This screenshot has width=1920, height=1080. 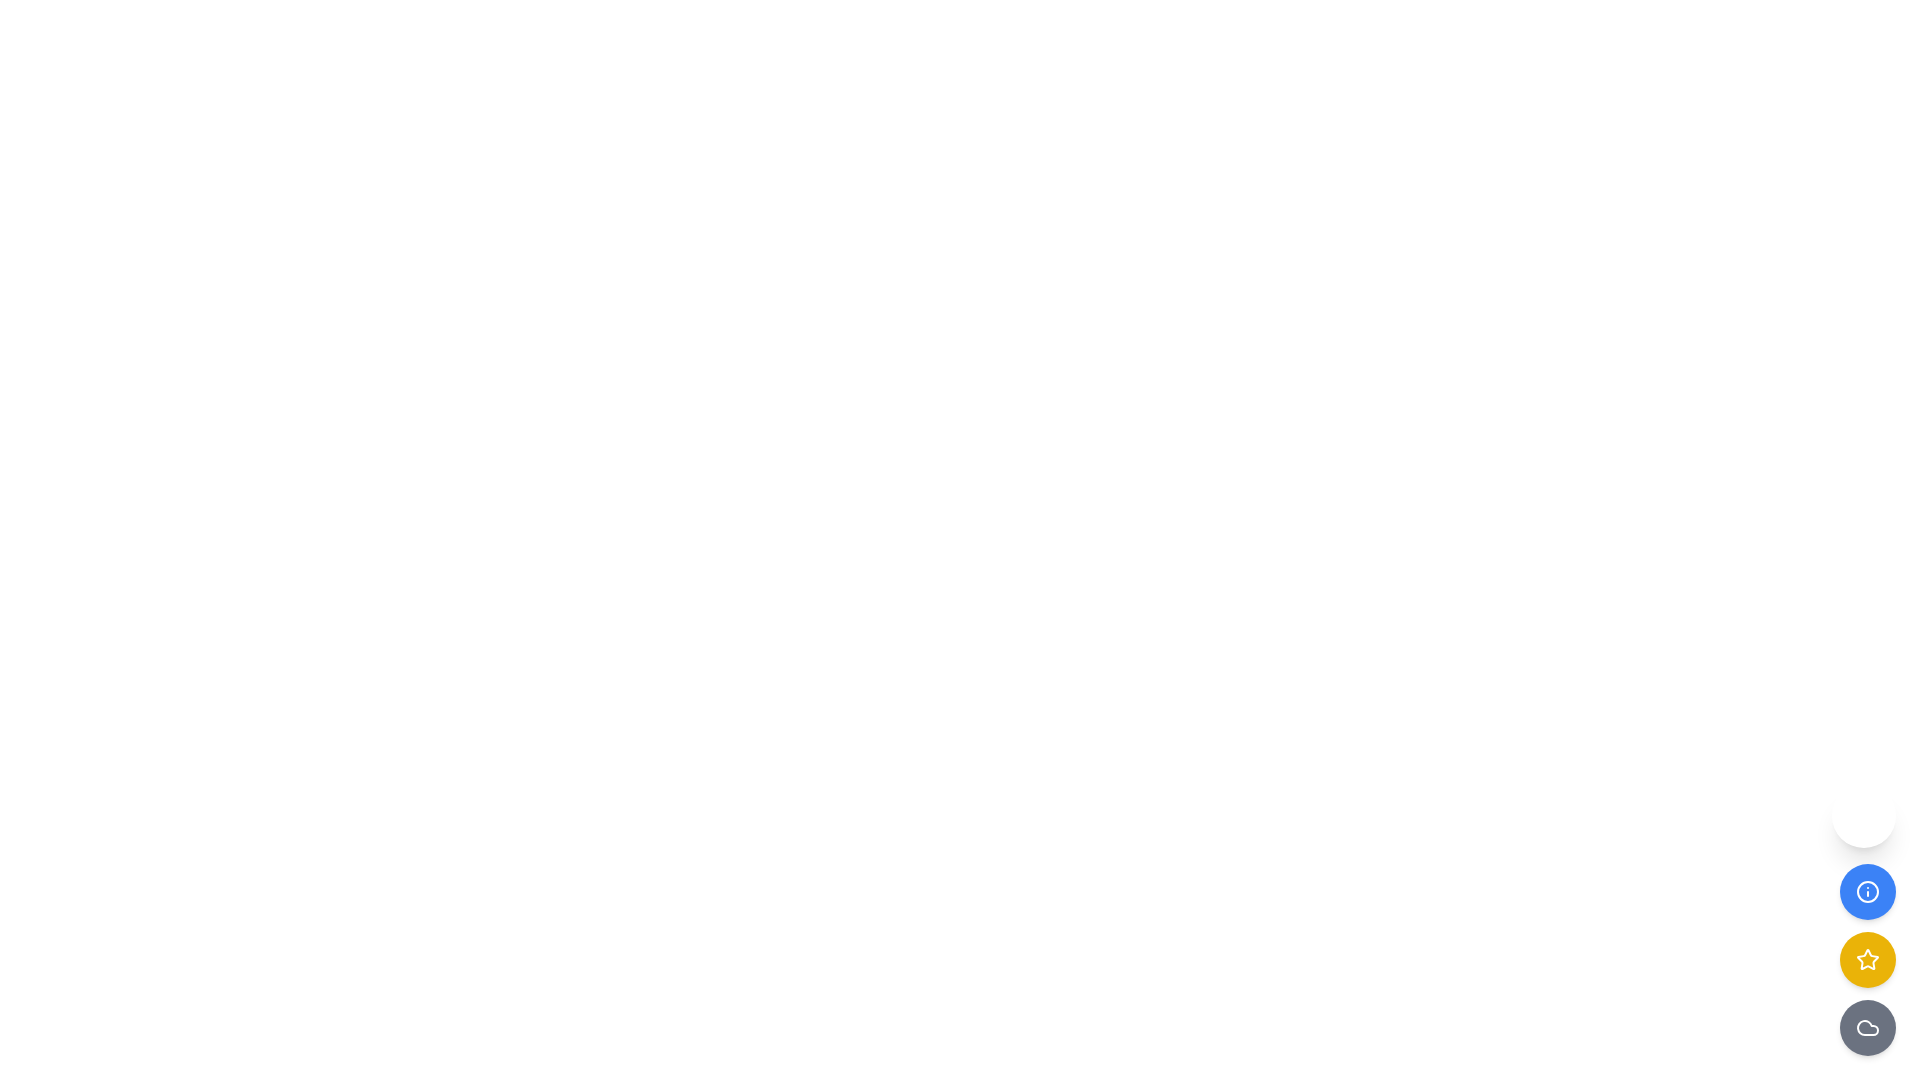 I want to click on the lowermost cloud icon in the vertical stack of icons located at the bottom-right corner of the interface, so click(x=1866, y=1028).